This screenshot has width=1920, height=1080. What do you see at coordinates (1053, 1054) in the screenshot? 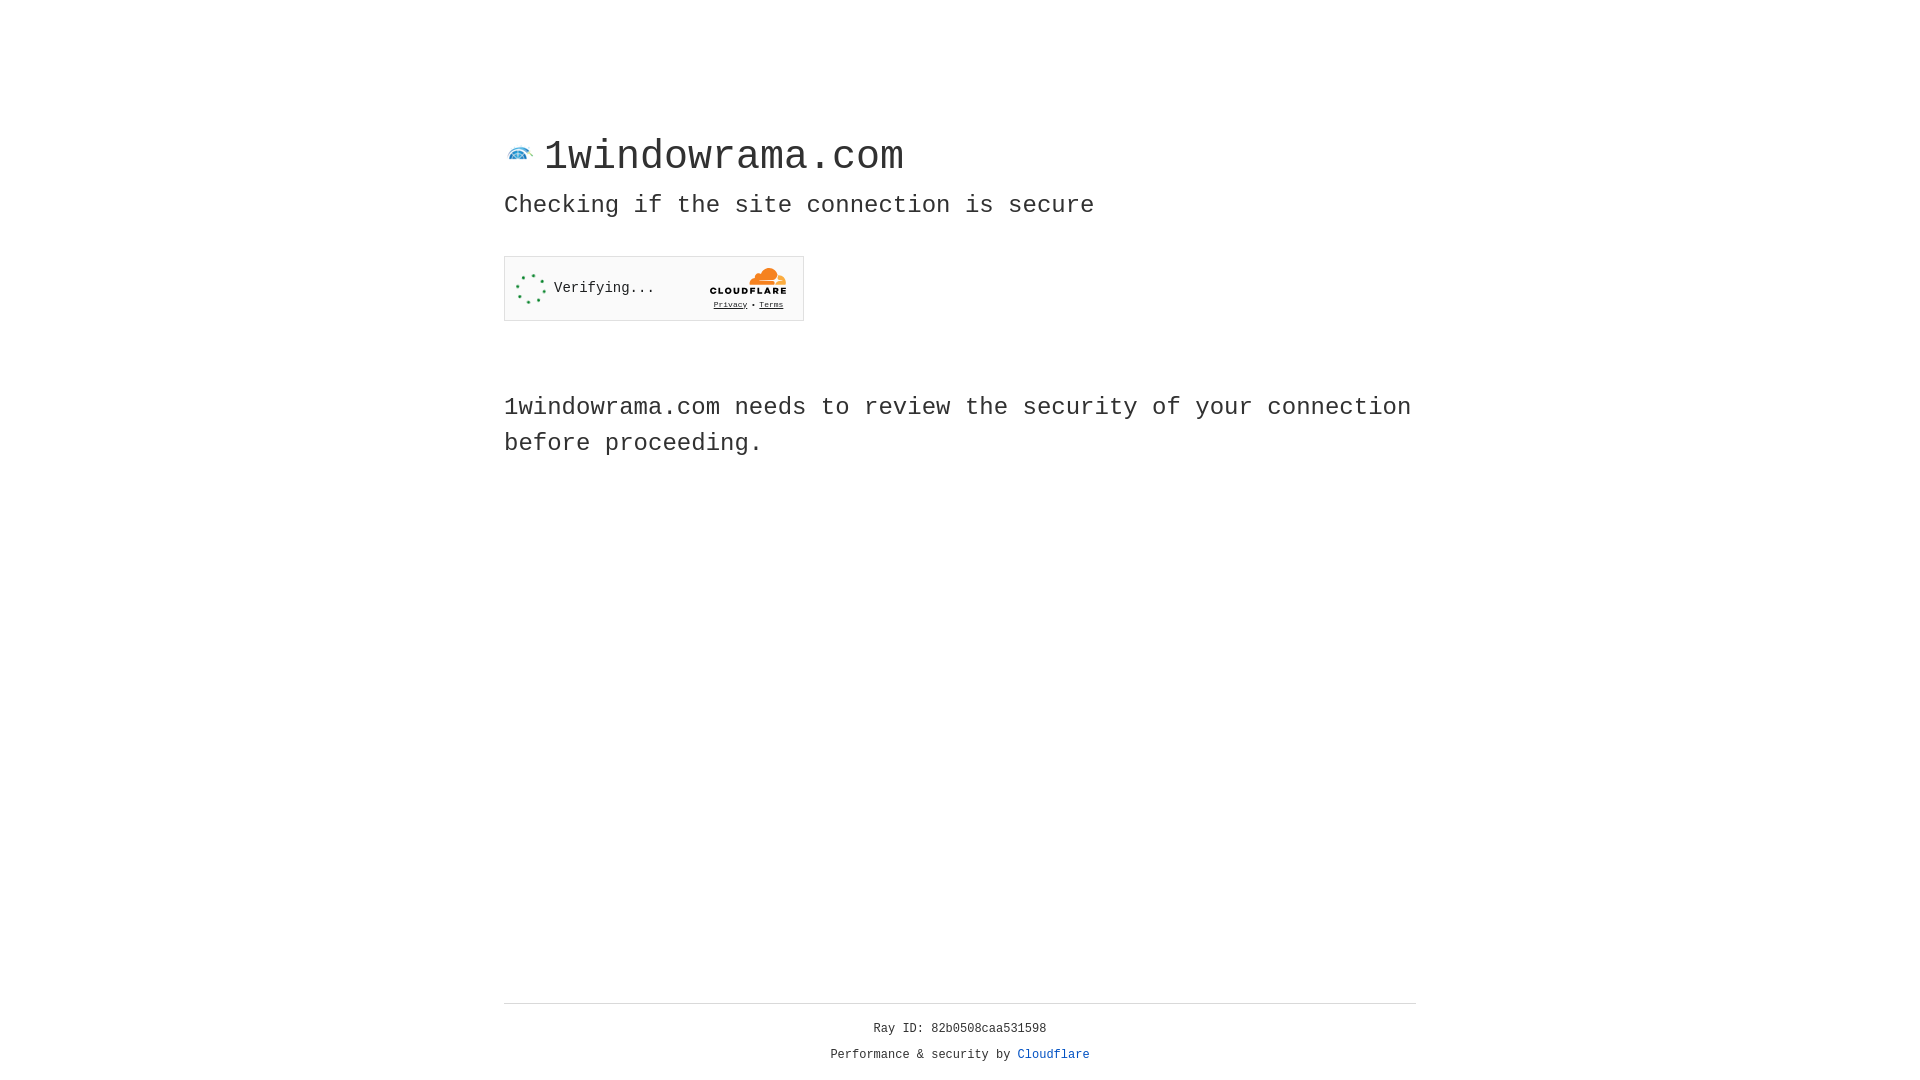
I see `'Cloudflare'` at bounding box center [1053, 1054].